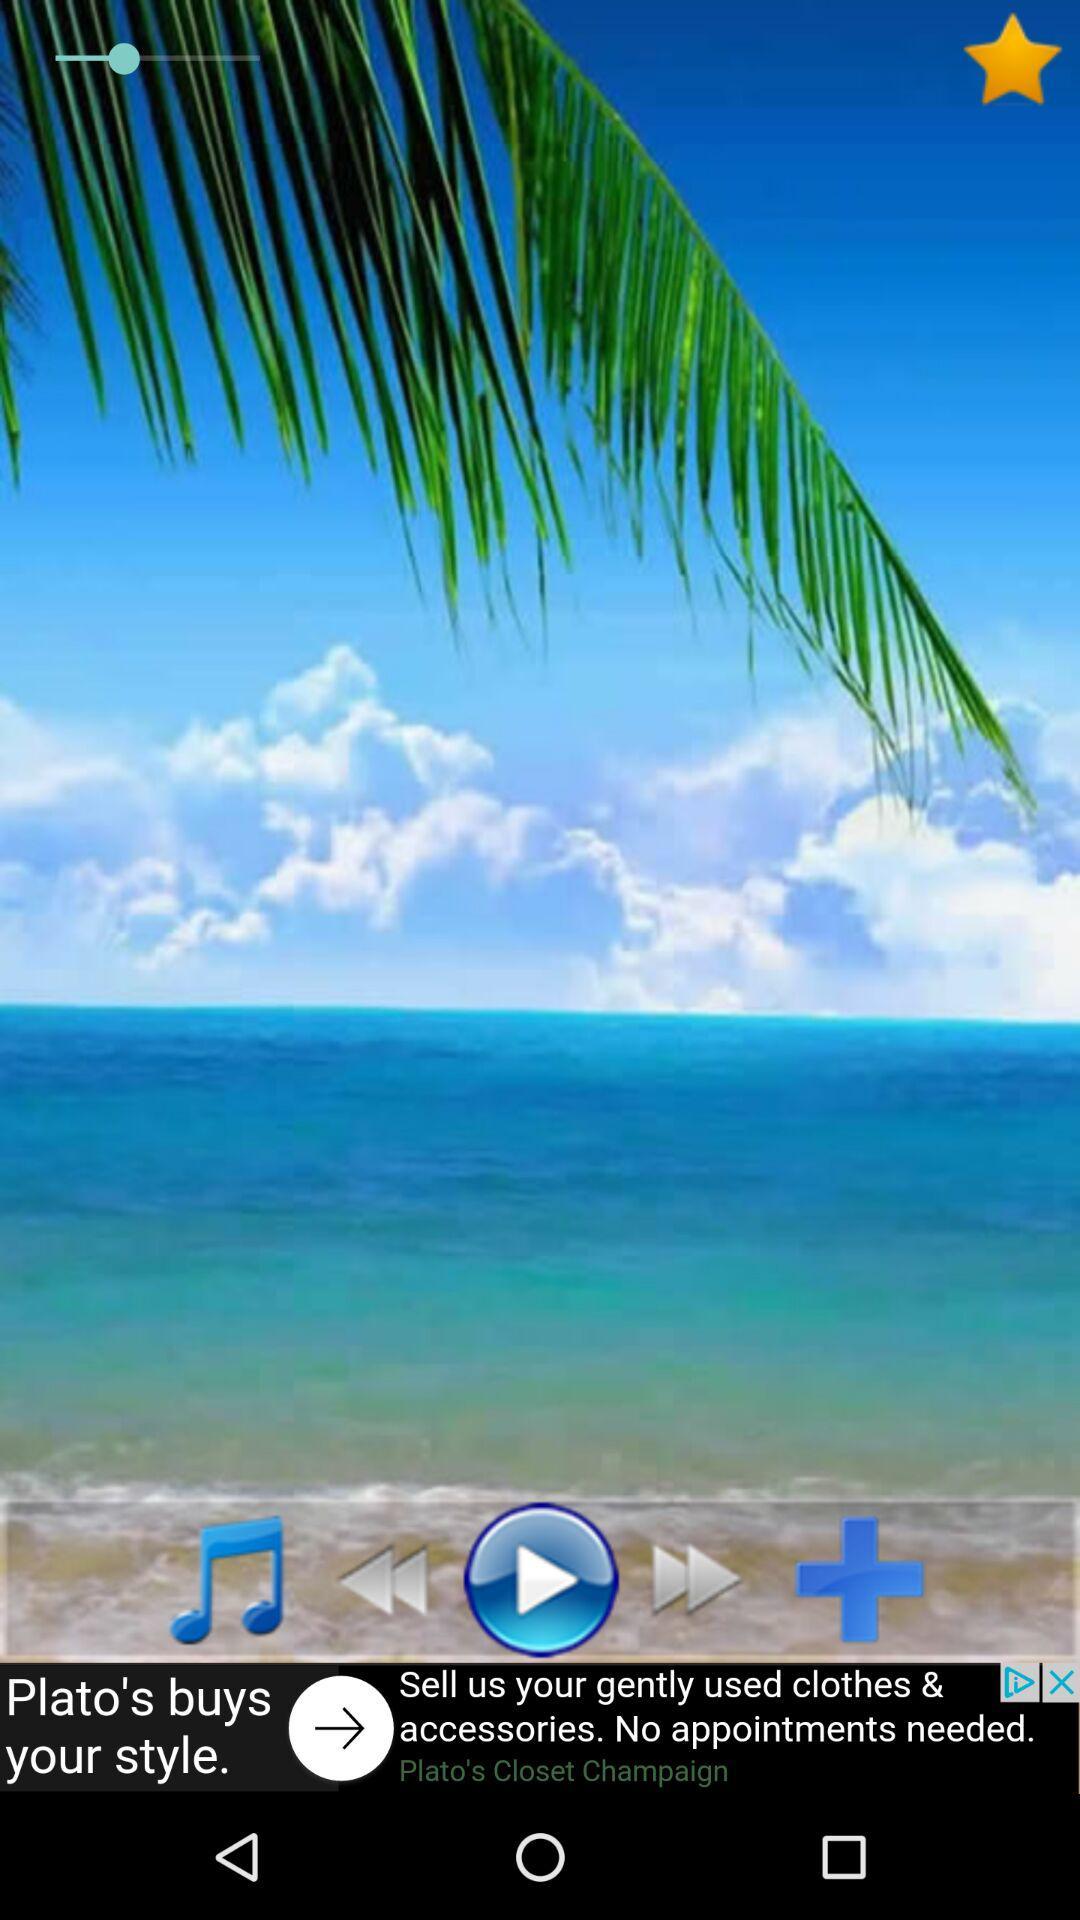  Describe the element at coordinates (1020, 59) in the screenshot. I see `unfavourite this music` at that location.